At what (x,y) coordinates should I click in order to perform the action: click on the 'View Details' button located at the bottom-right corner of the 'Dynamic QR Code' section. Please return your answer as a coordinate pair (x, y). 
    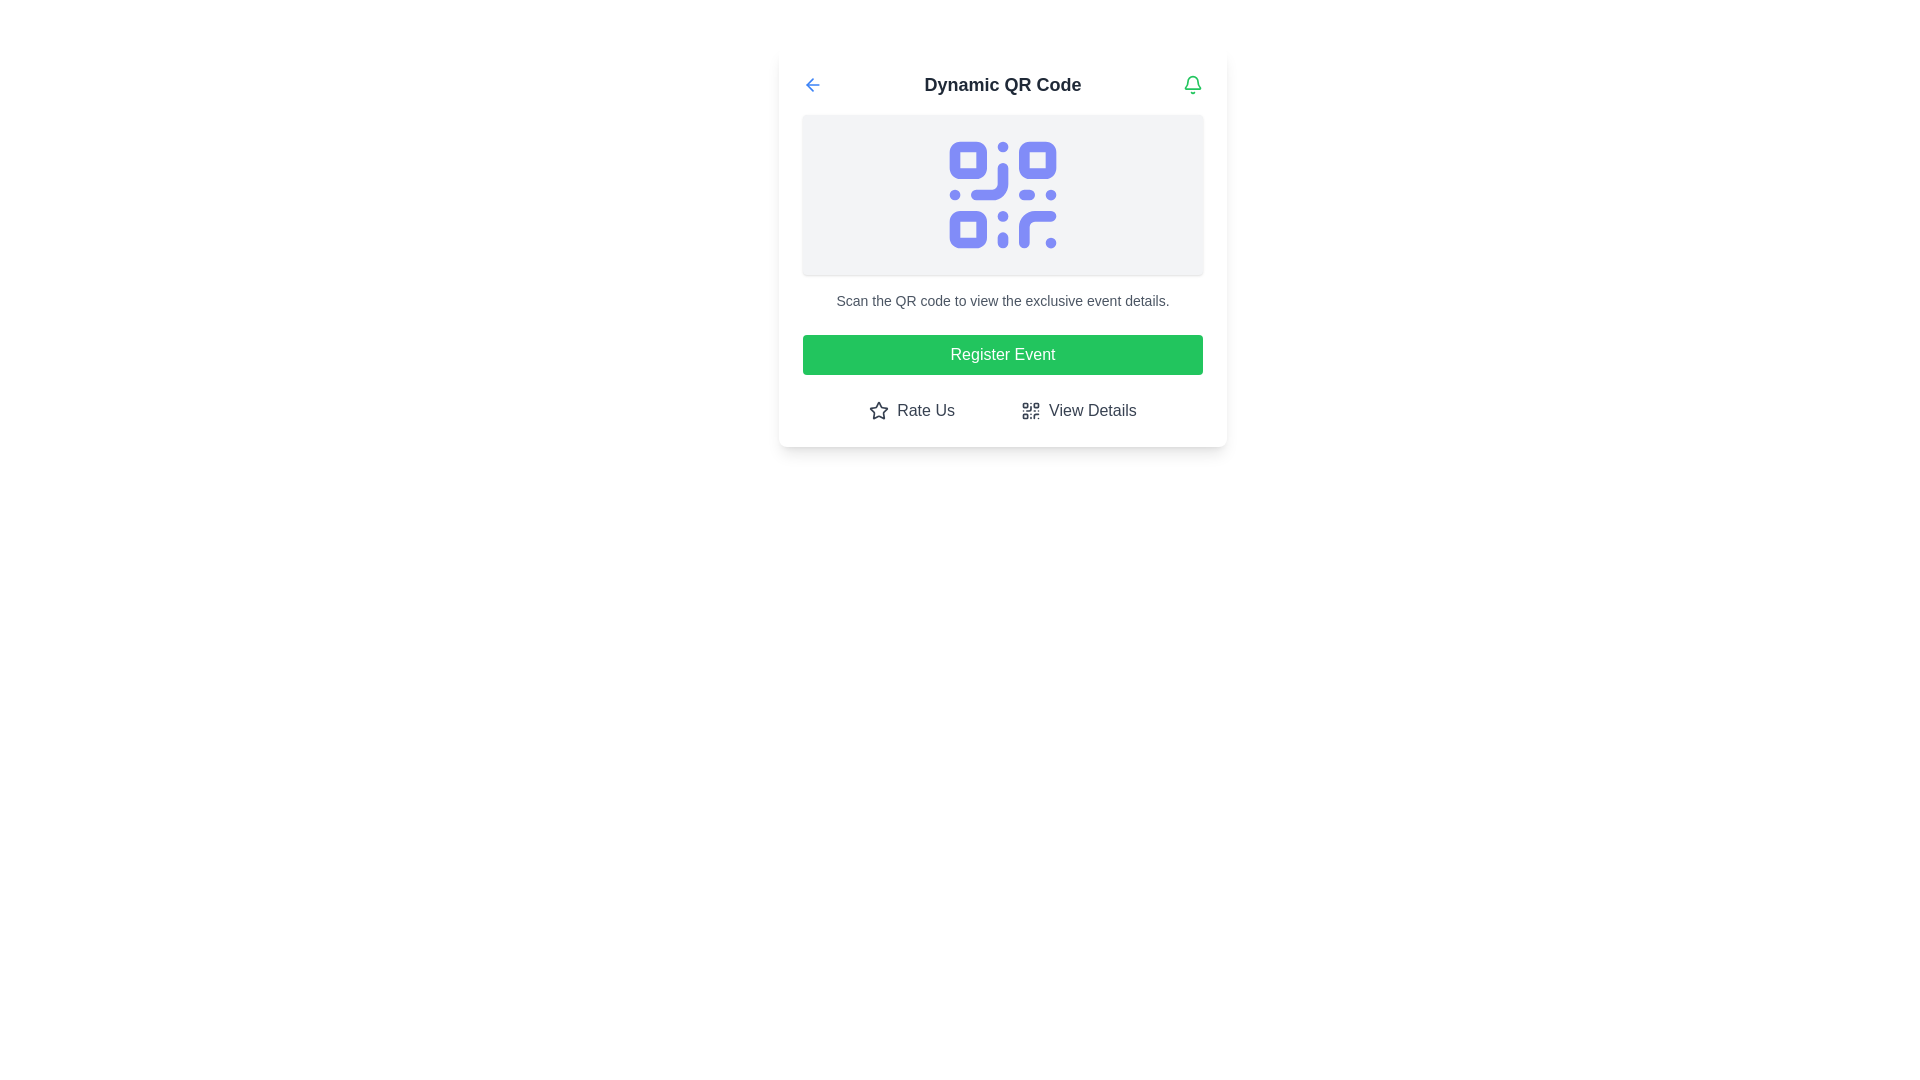
    Looking at the image, I should click on (1078, 410).